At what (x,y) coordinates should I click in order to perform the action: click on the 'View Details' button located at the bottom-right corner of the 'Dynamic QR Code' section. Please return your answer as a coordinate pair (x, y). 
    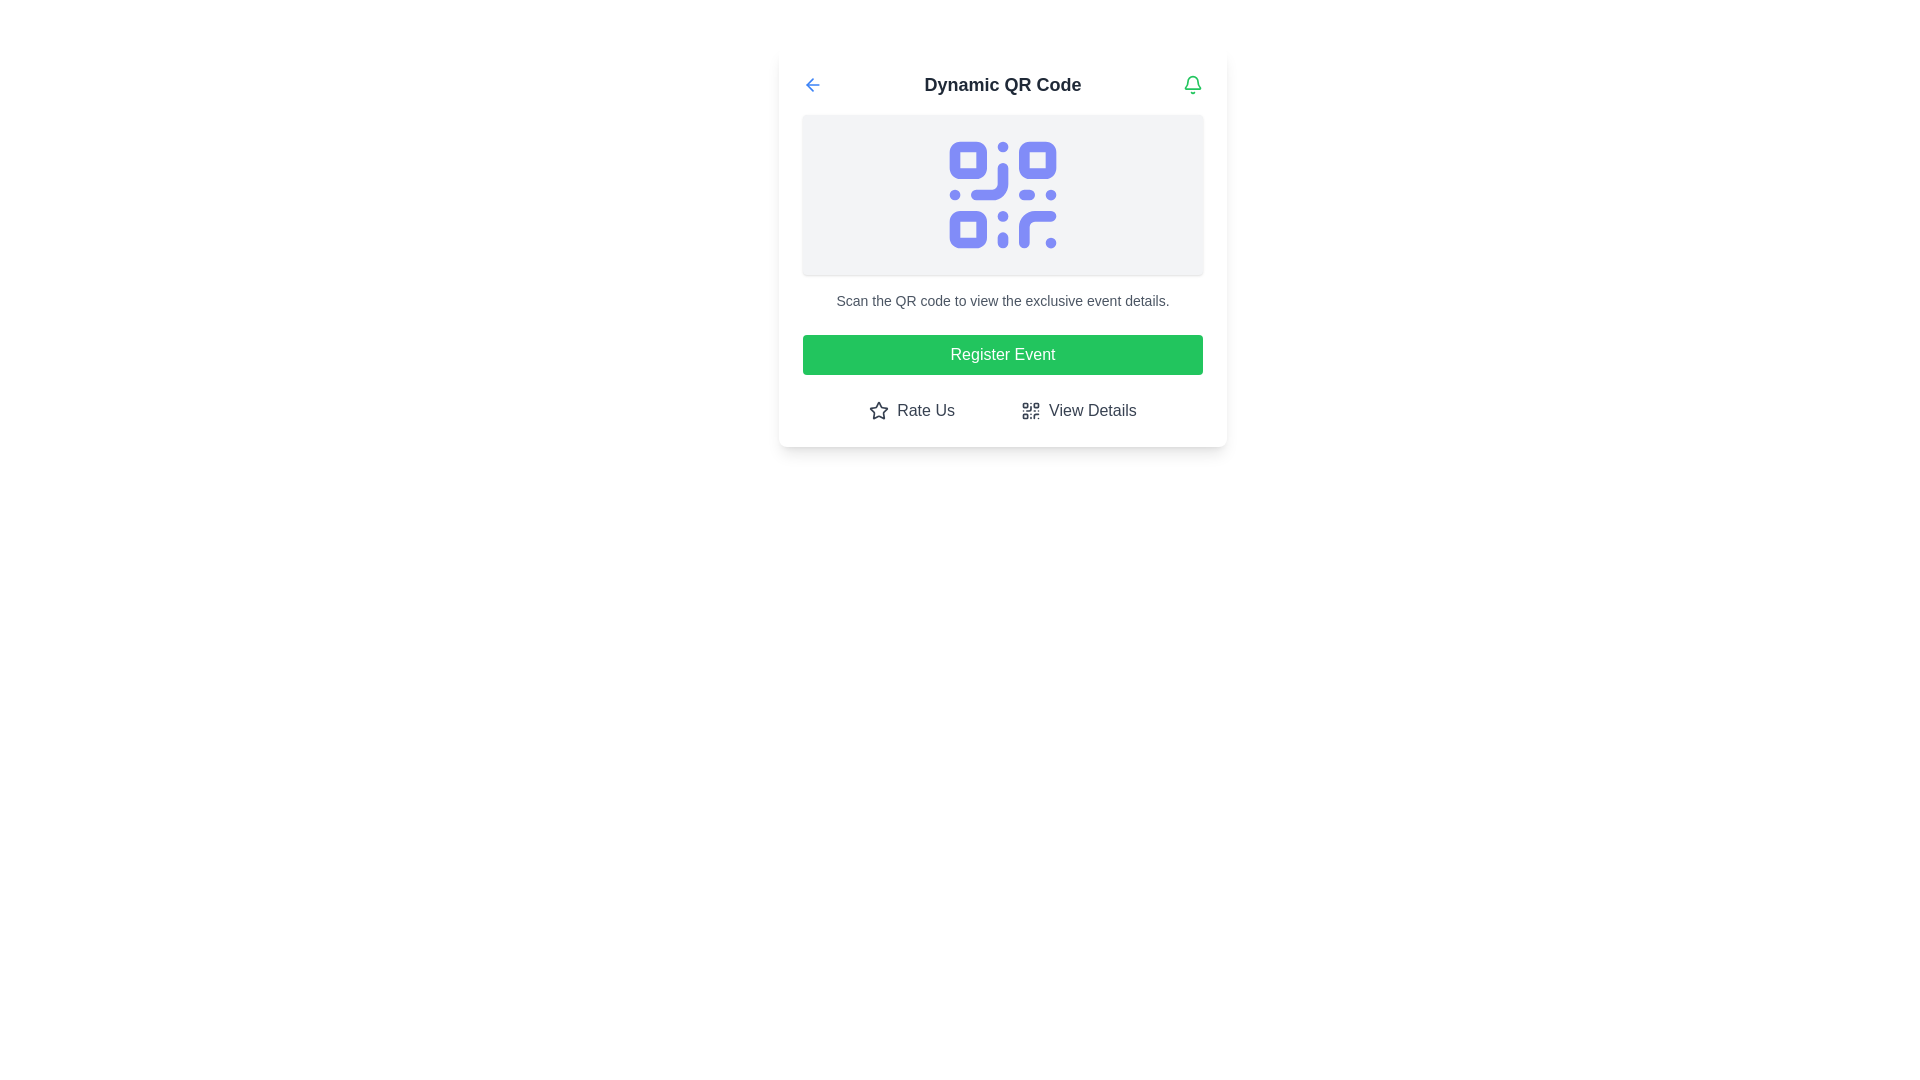
    Looking at the image, I should click on (1078, 410).